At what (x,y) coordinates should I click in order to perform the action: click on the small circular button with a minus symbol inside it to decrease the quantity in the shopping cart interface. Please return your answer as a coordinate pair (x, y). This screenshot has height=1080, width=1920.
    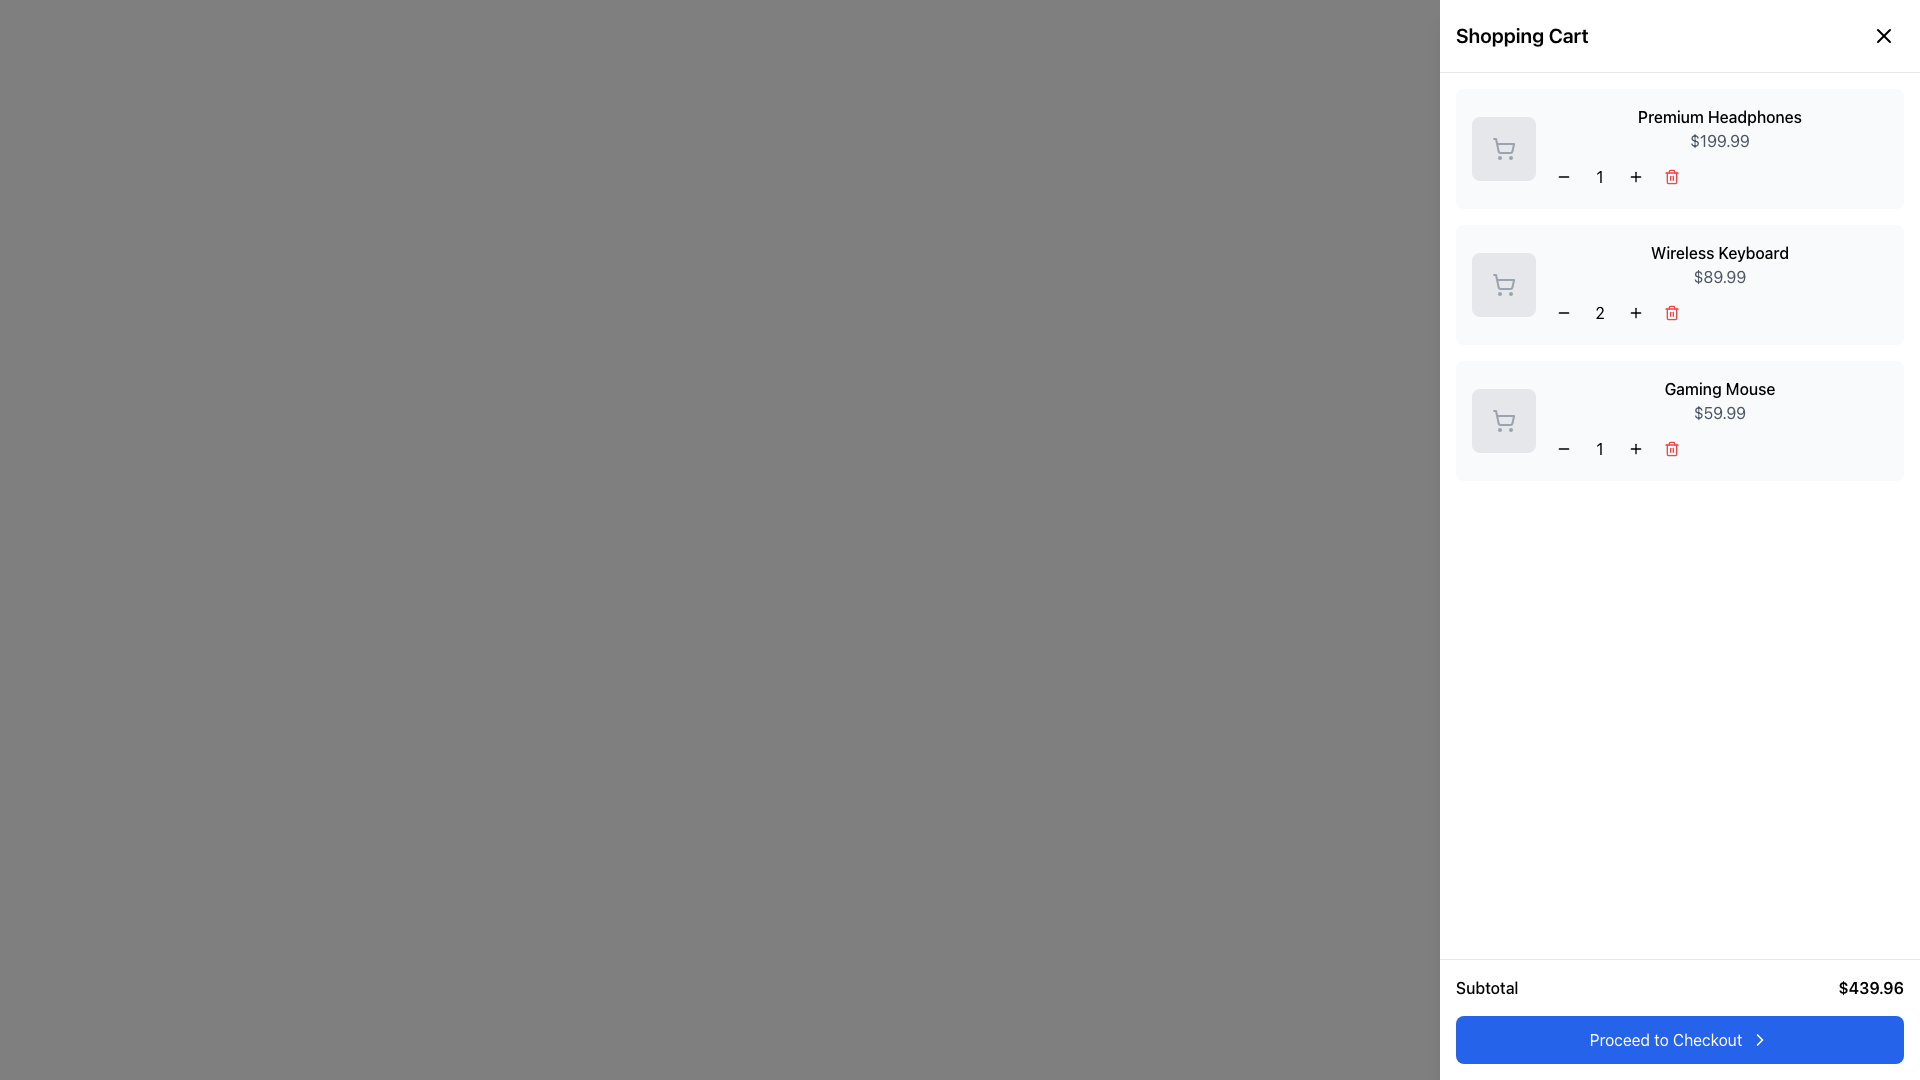
    Looking at the image, I should click on (1563, 312).